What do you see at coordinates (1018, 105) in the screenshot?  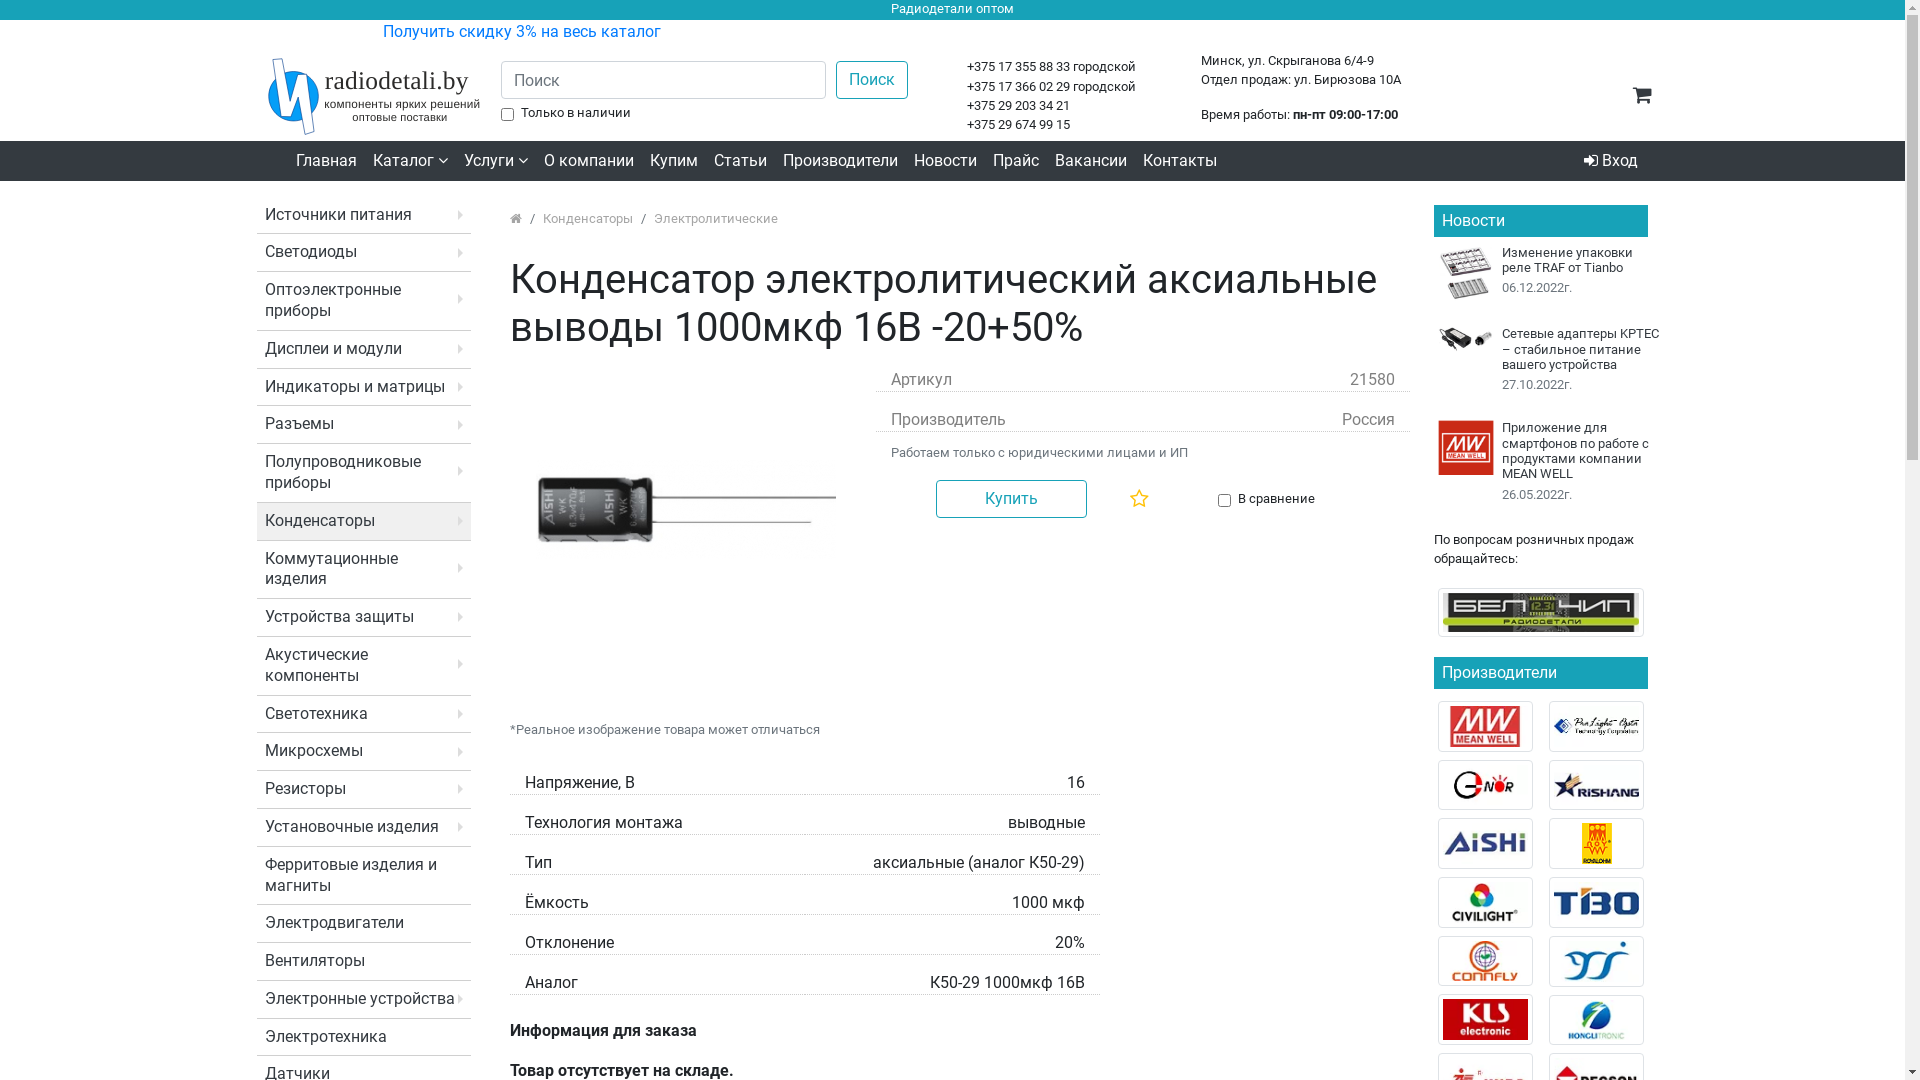 I see `'+375 29 203 34 21'` at bounding box center [1018, 105].